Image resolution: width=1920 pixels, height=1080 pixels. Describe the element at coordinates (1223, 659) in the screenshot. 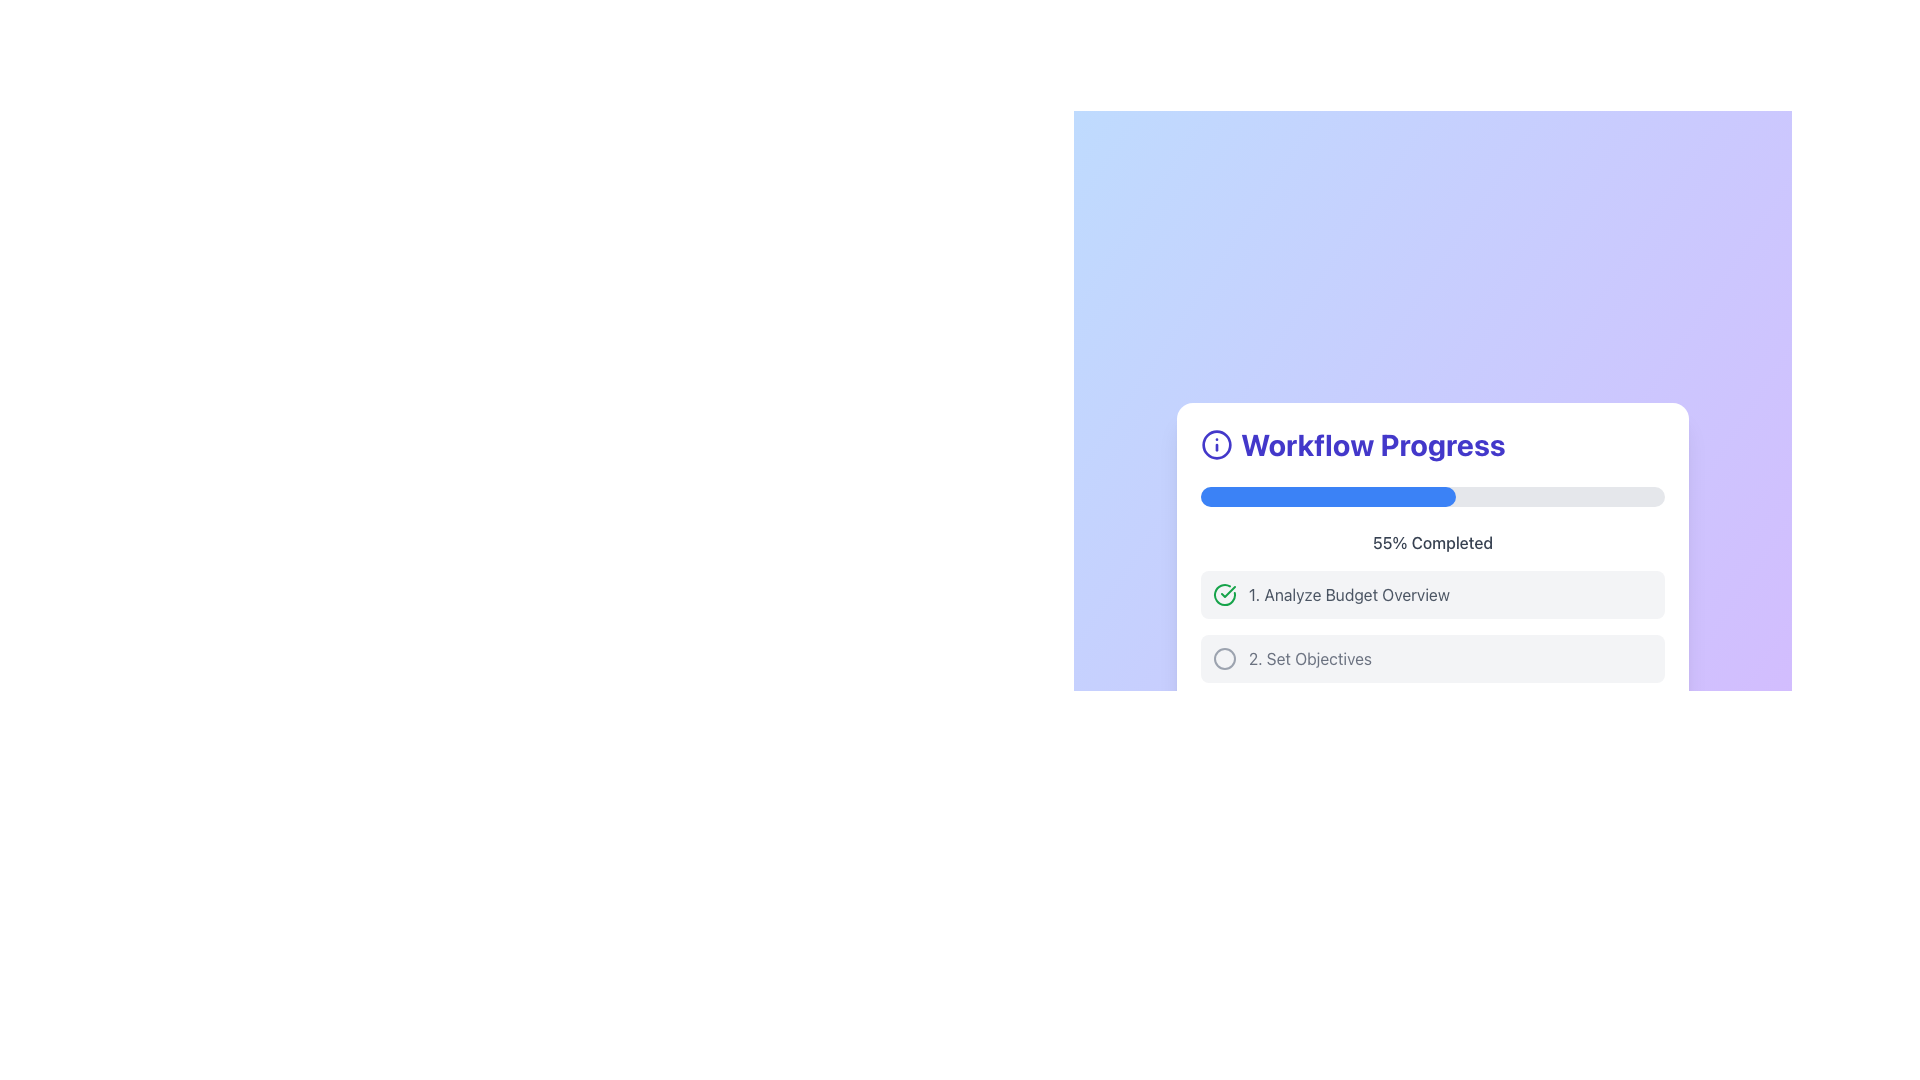

I see `the status icon for the 'Set Objectives' task in the workflow list` at that location.